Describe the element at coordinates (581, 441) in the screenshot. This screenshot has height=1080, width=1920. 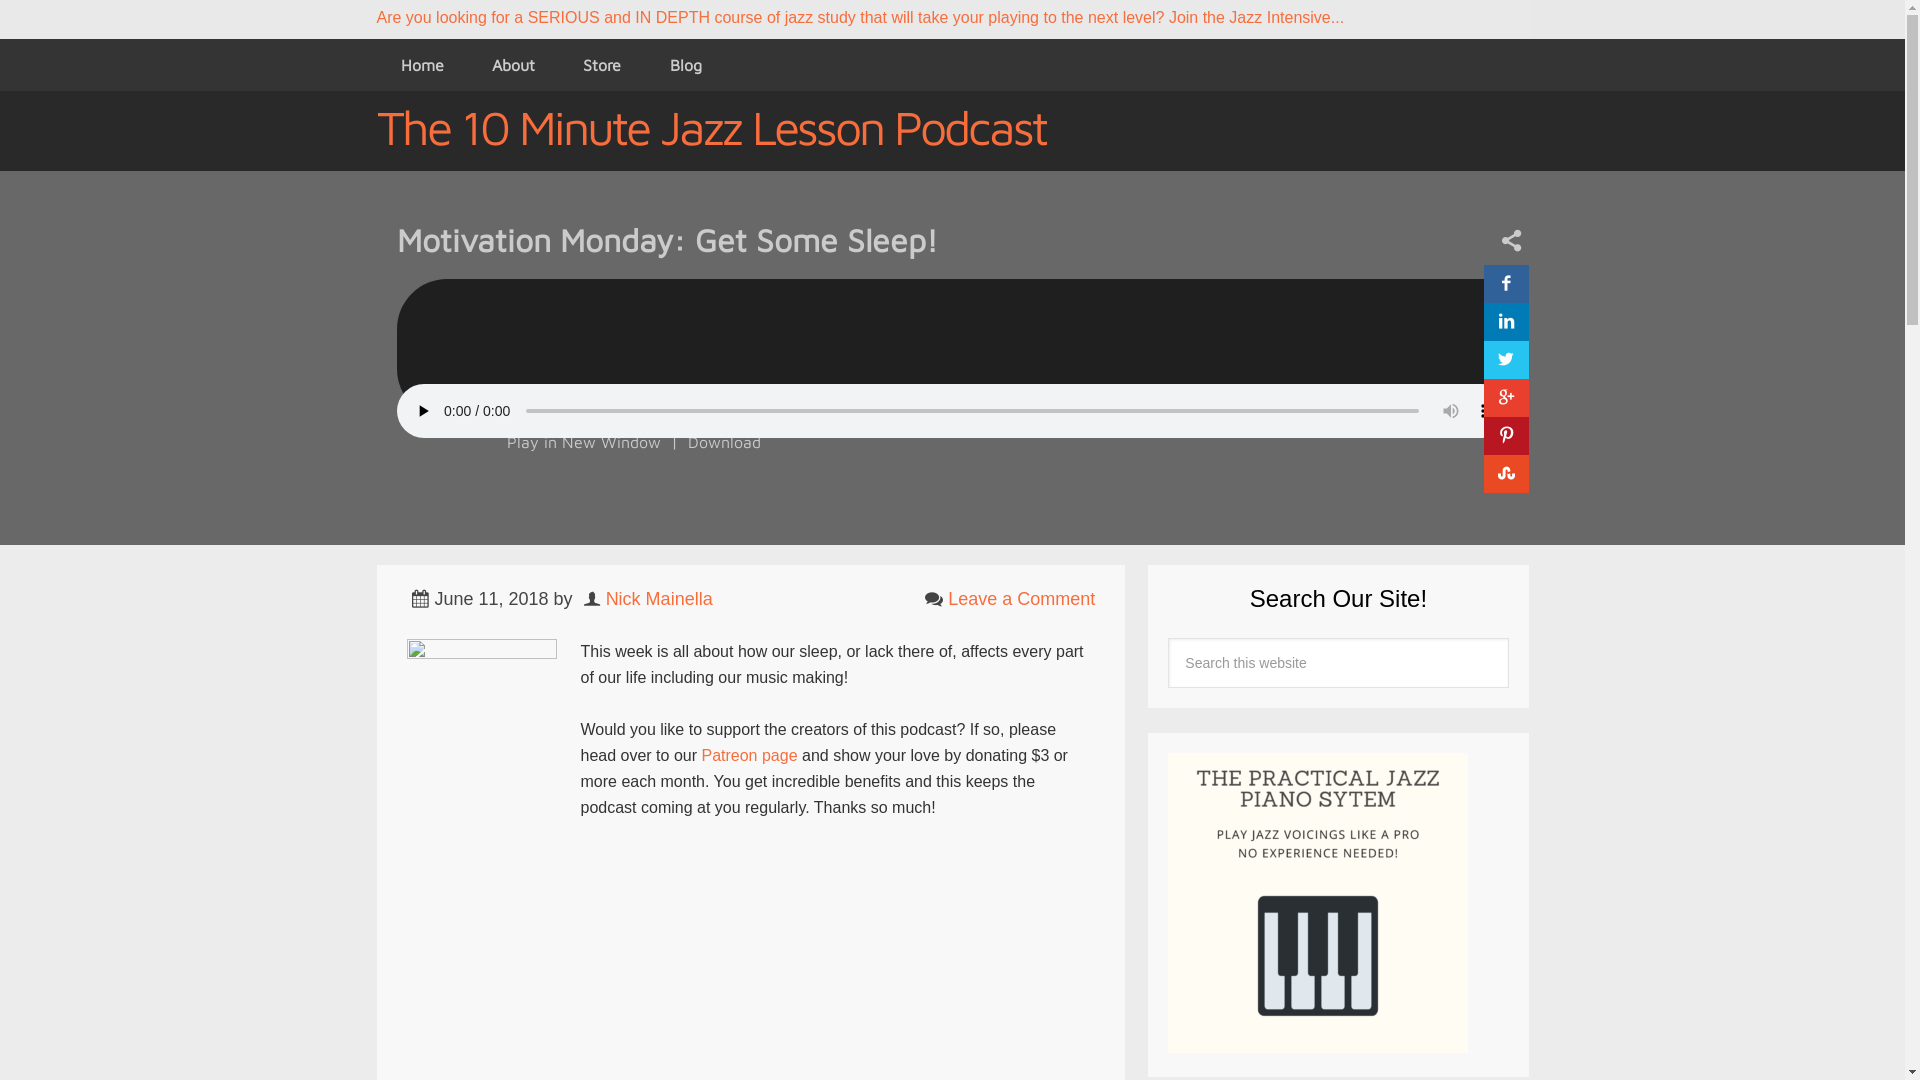
I see `'Play in New Window'` at that location.